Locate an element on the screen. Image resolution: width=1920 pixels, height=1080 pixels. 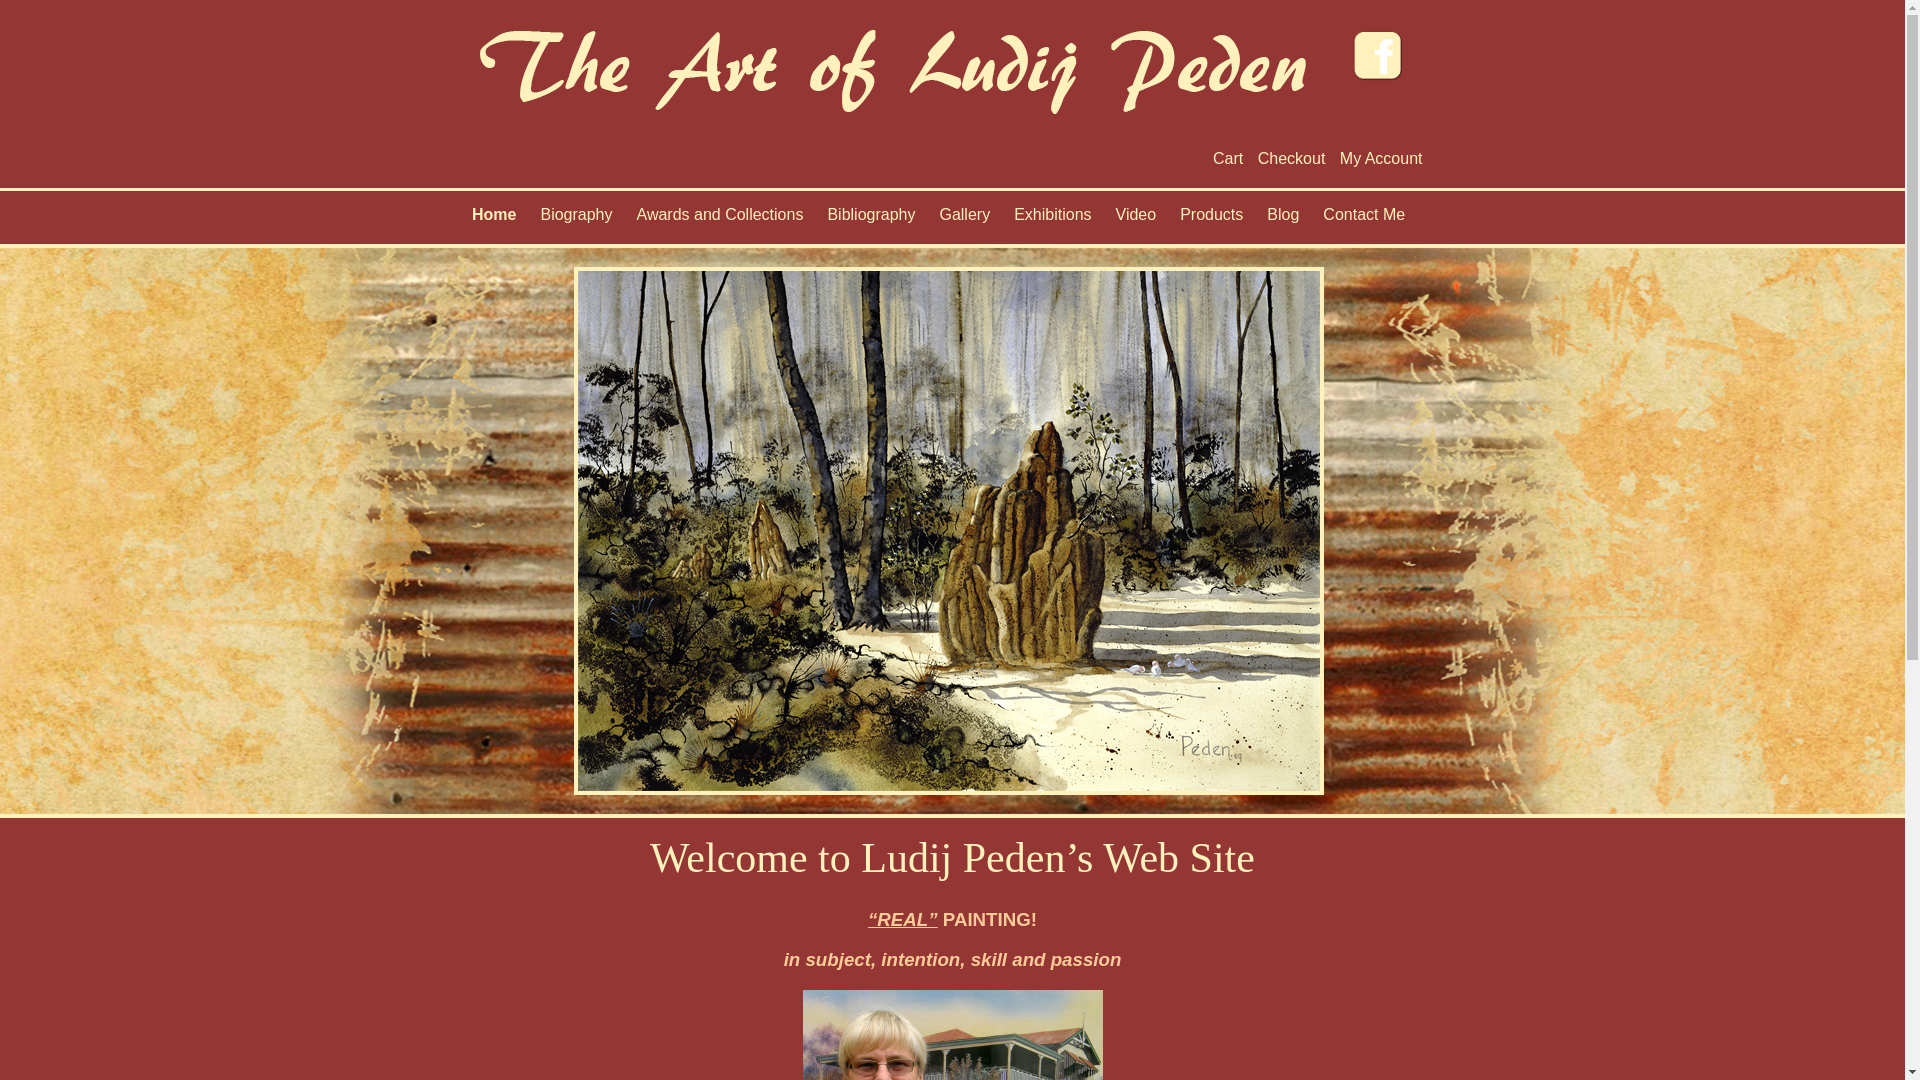
'Checkout' is located at coordinates (1291, 157).